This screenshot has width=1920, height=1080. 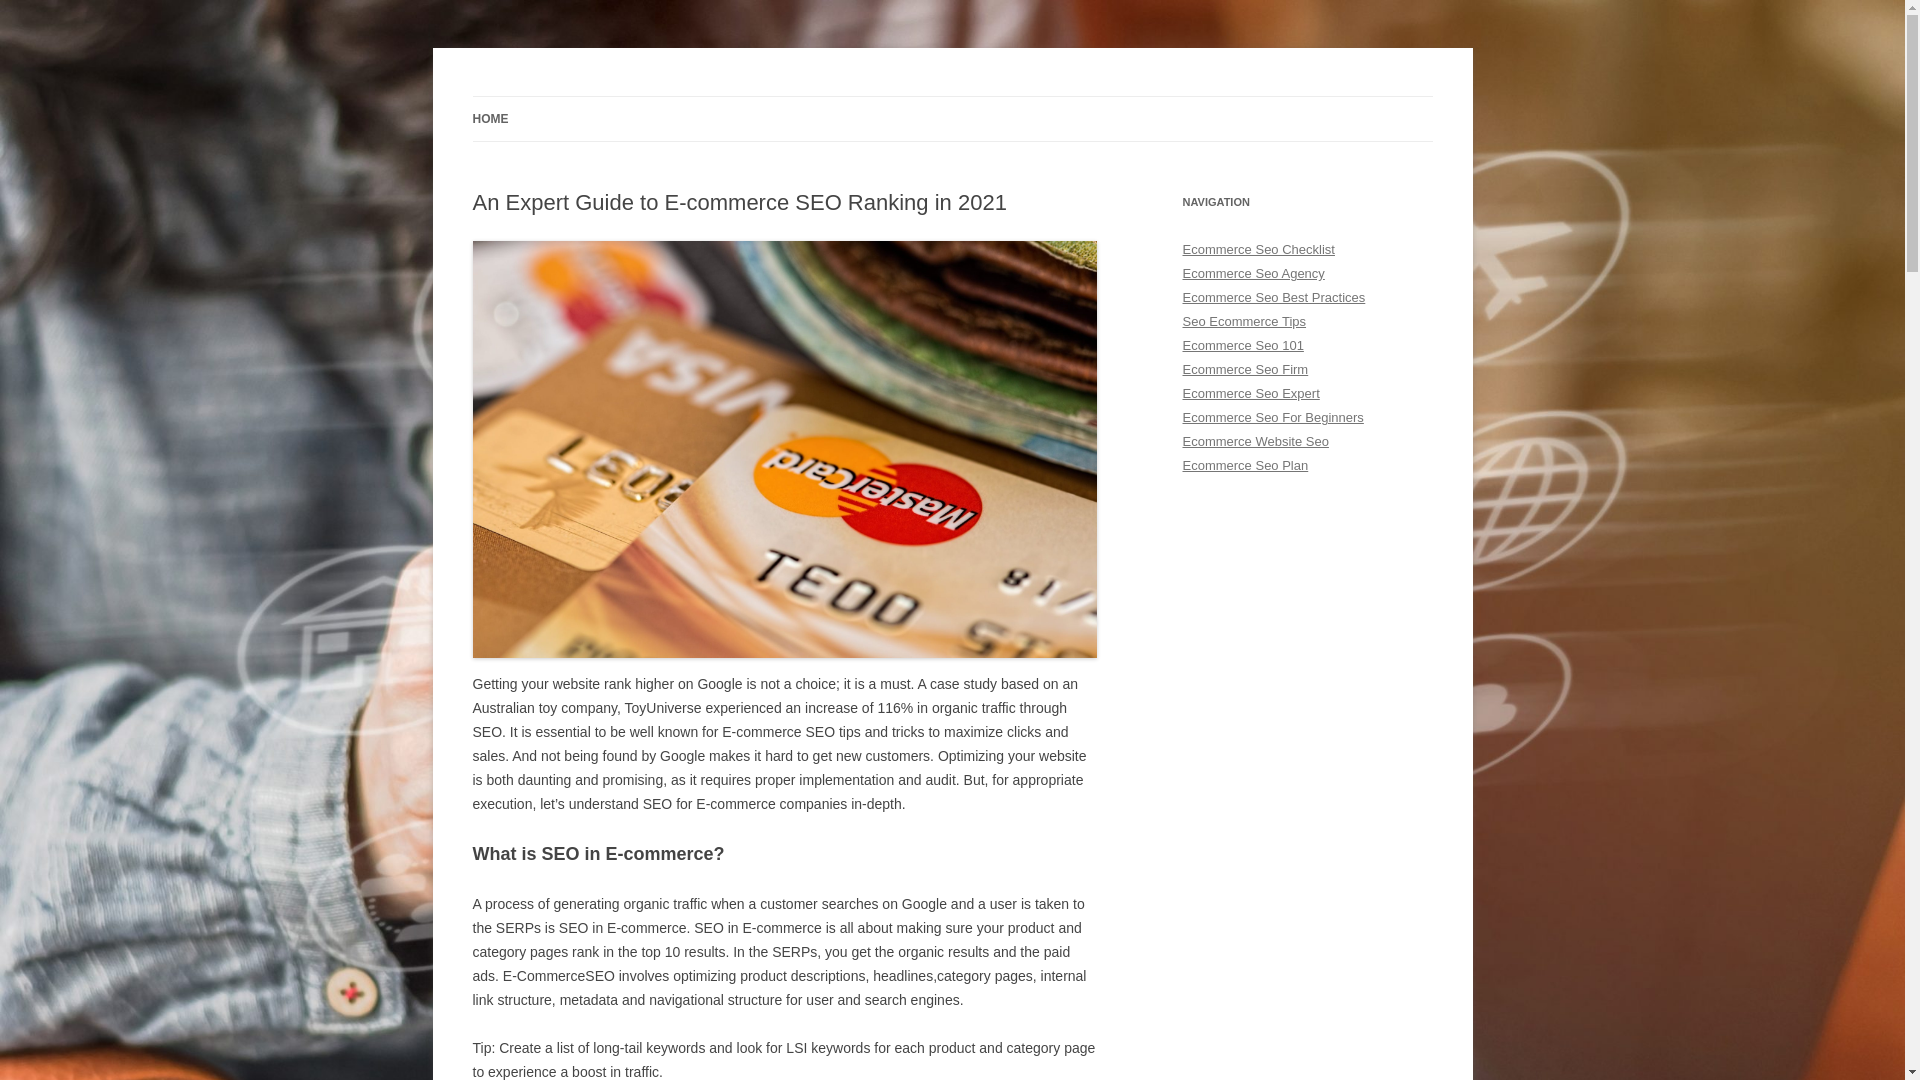 I want to click on 'Ecommerce Seo 101', so click(x=1241, y=344).